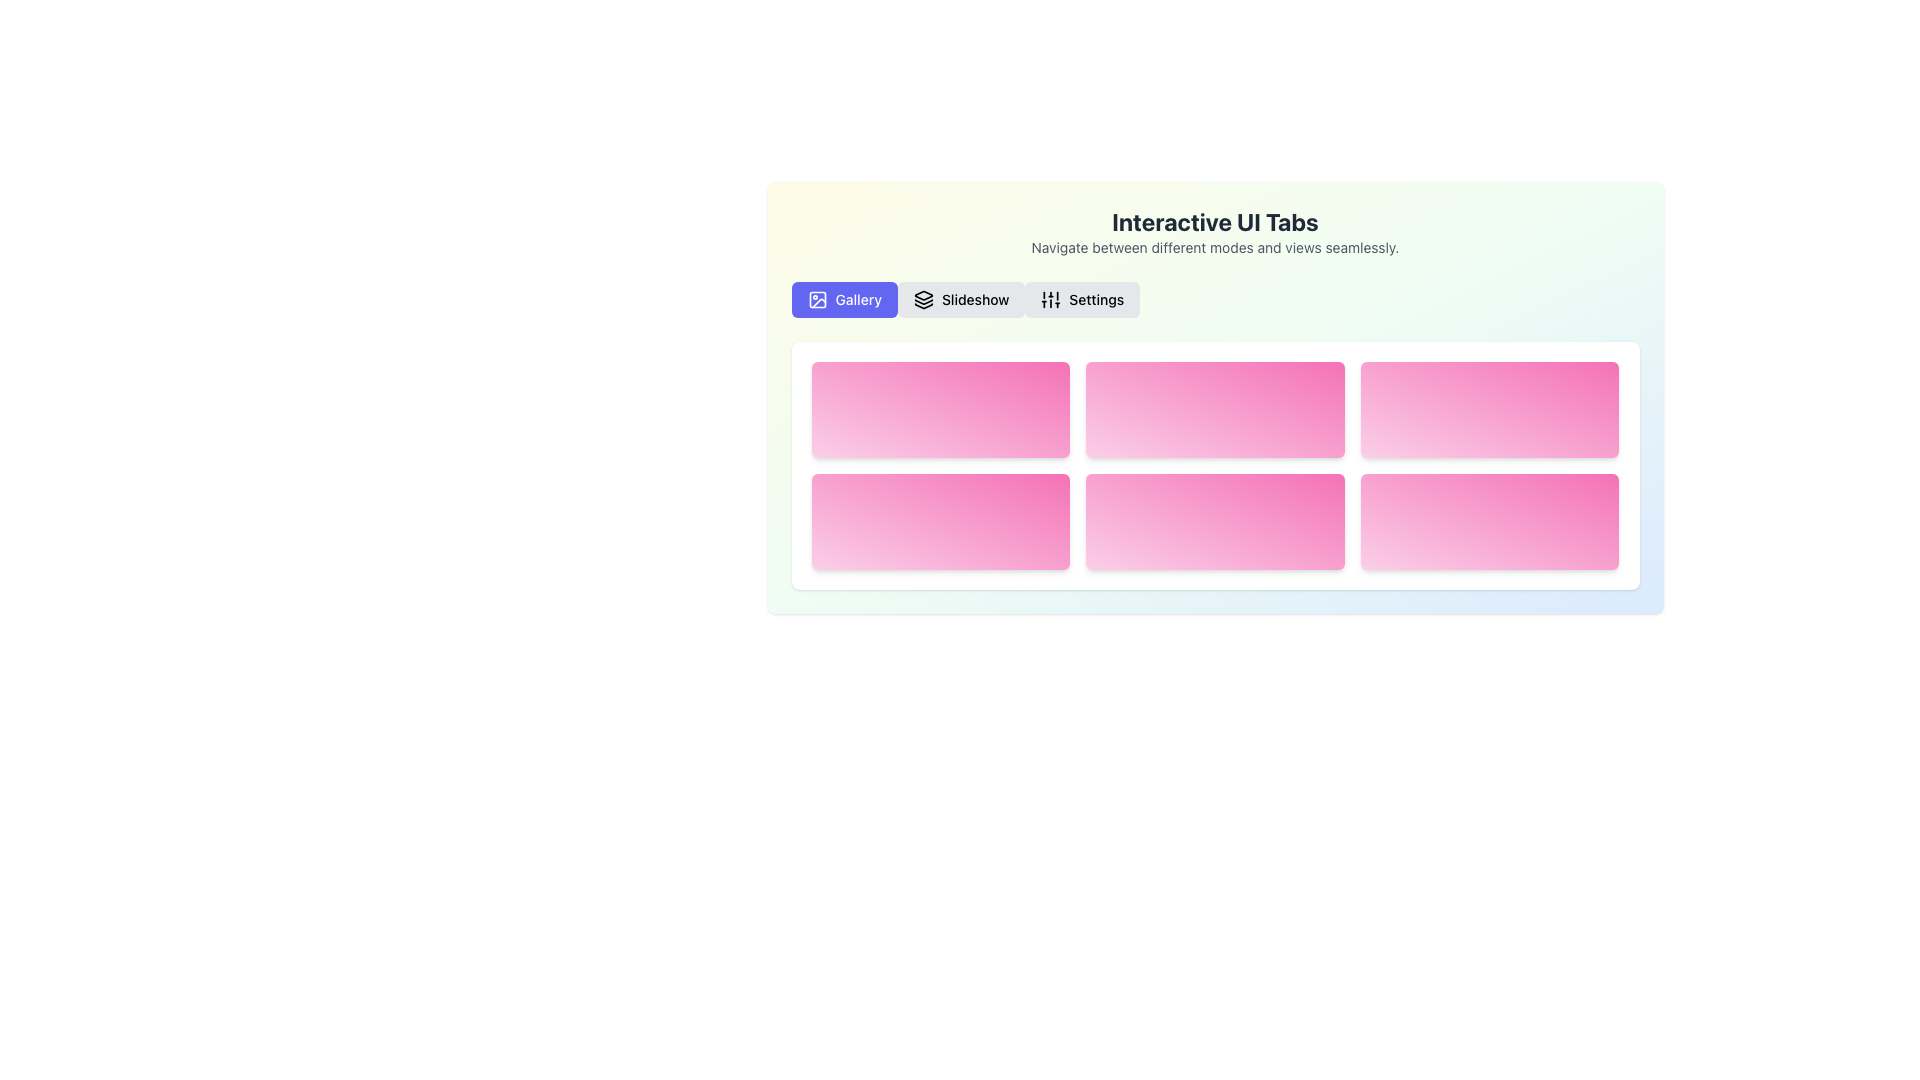 This screenshot has width=1920, height=1080. Describe the element at coordinates (1214, 300) in the screenshot. I see `the Navigation Menu` at that location.